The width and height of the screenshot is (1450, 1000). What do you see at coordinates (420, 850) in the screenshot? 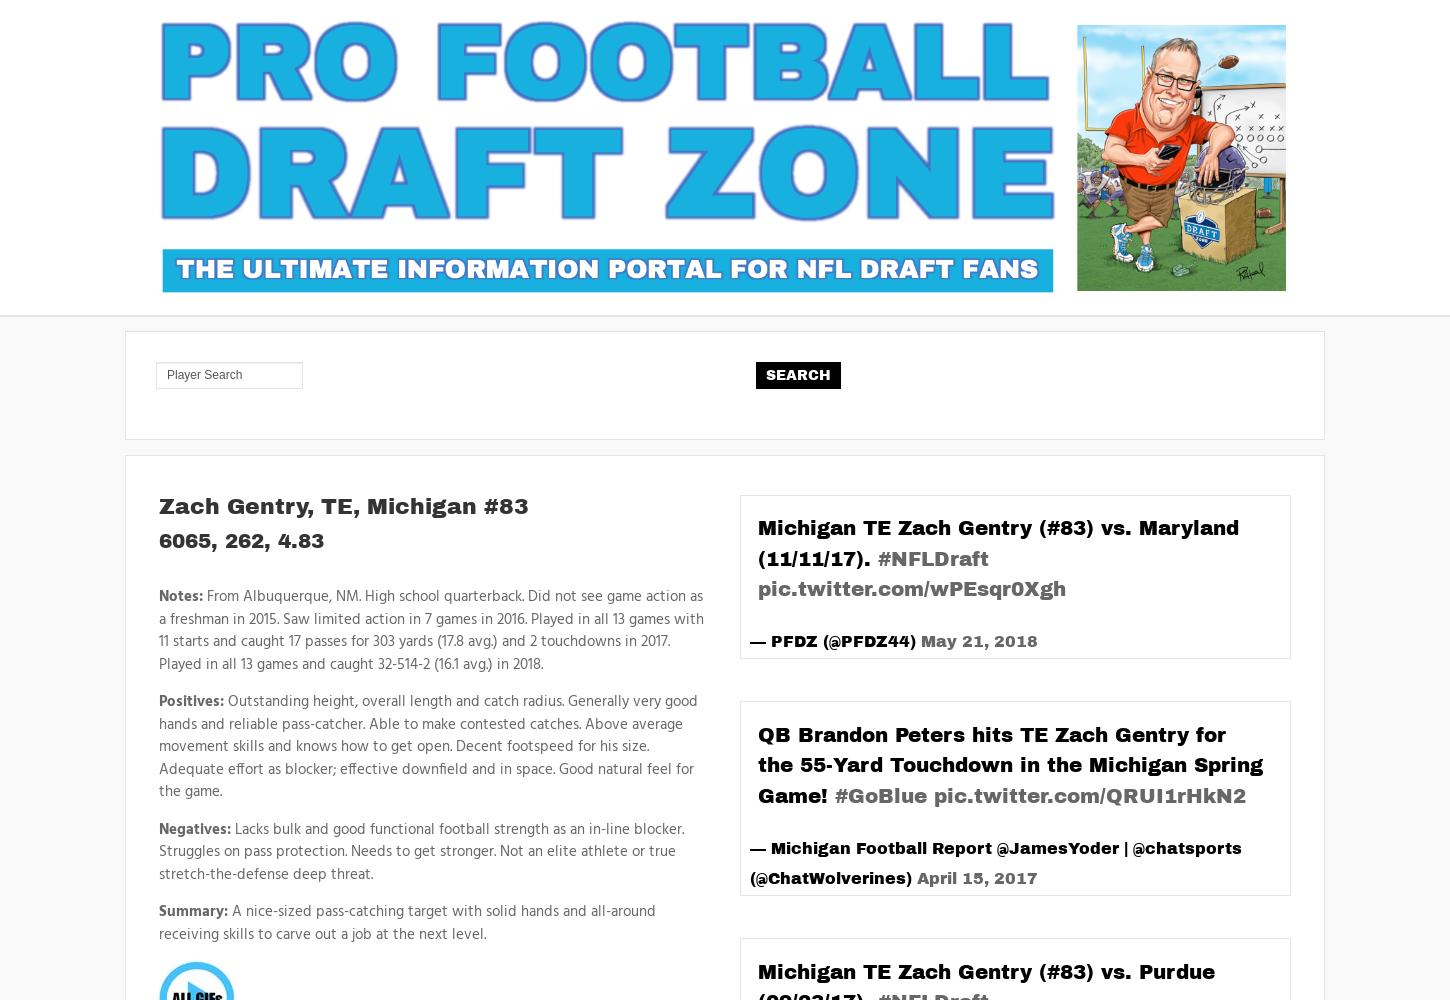
I see `'Lacks bulk and good functional football strength as an in-line blocker. Struggles on pass protection. Needs to get stronger. Not an elite athlete or true stretch-the-defense deep threat.'` at bounding box center [420, 850].